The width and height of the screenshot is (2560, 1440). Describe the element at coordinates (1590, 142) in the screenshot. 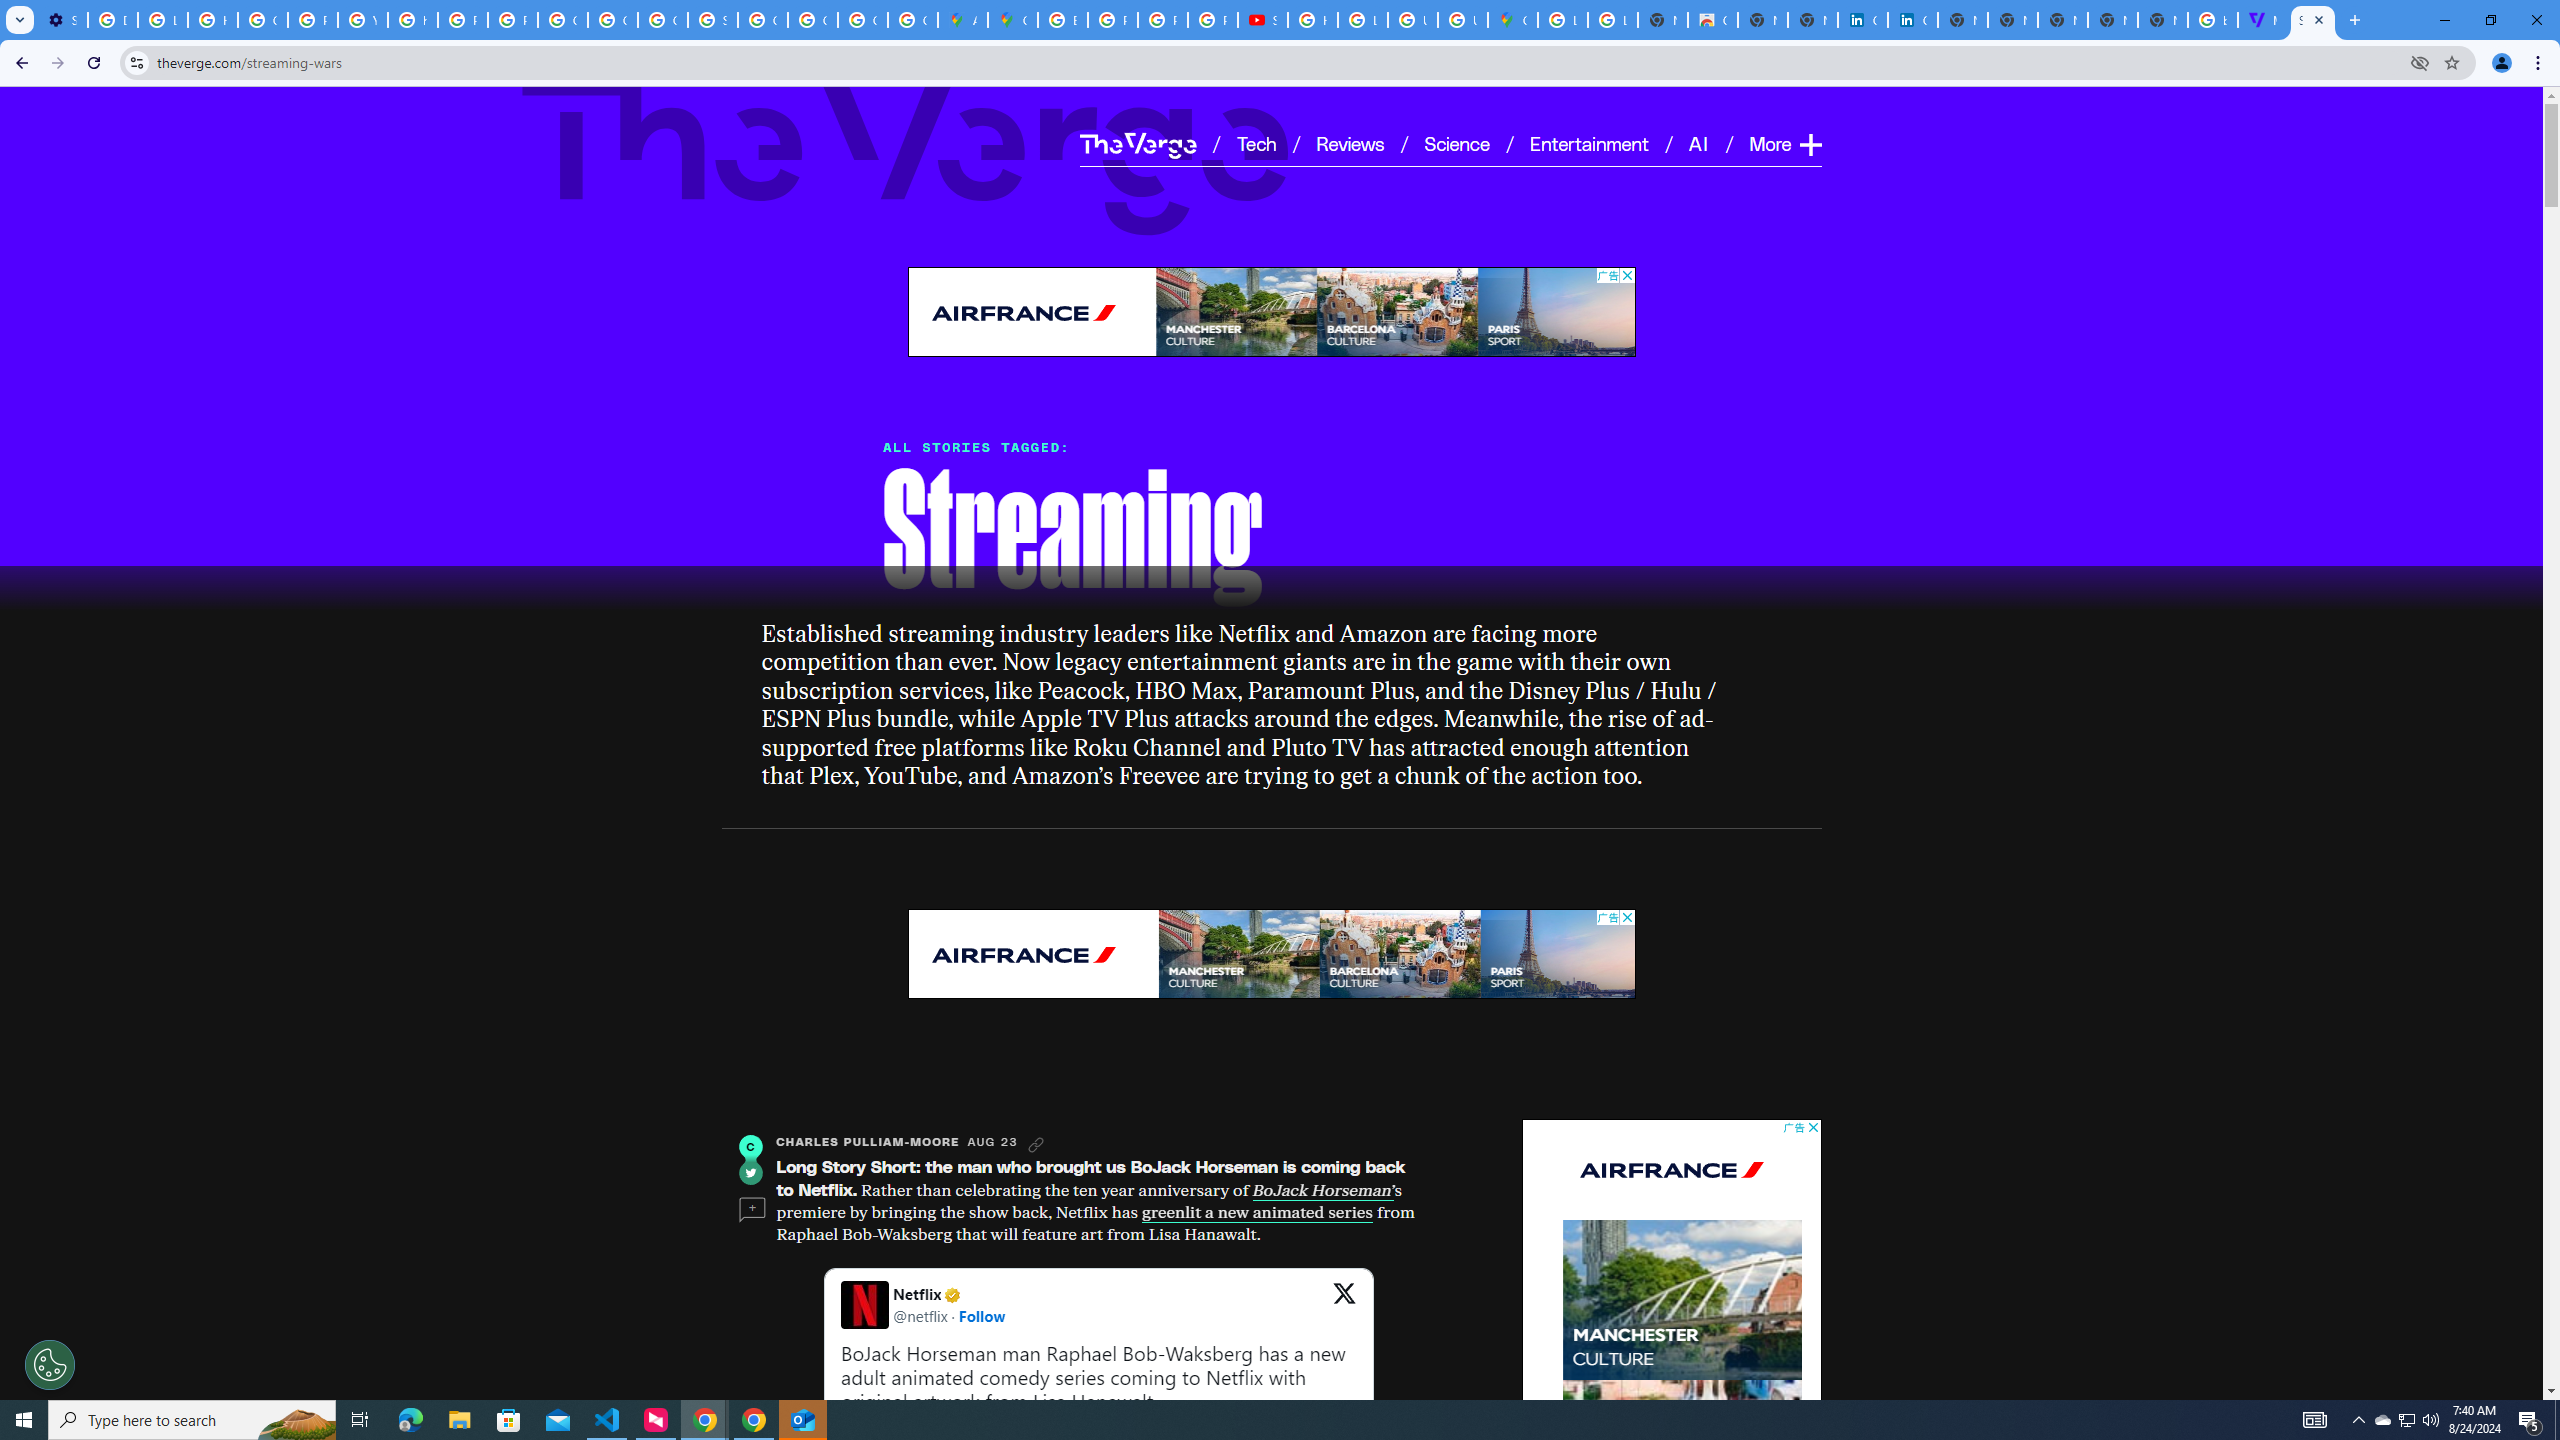

I see `'Entertainment'` at that location.